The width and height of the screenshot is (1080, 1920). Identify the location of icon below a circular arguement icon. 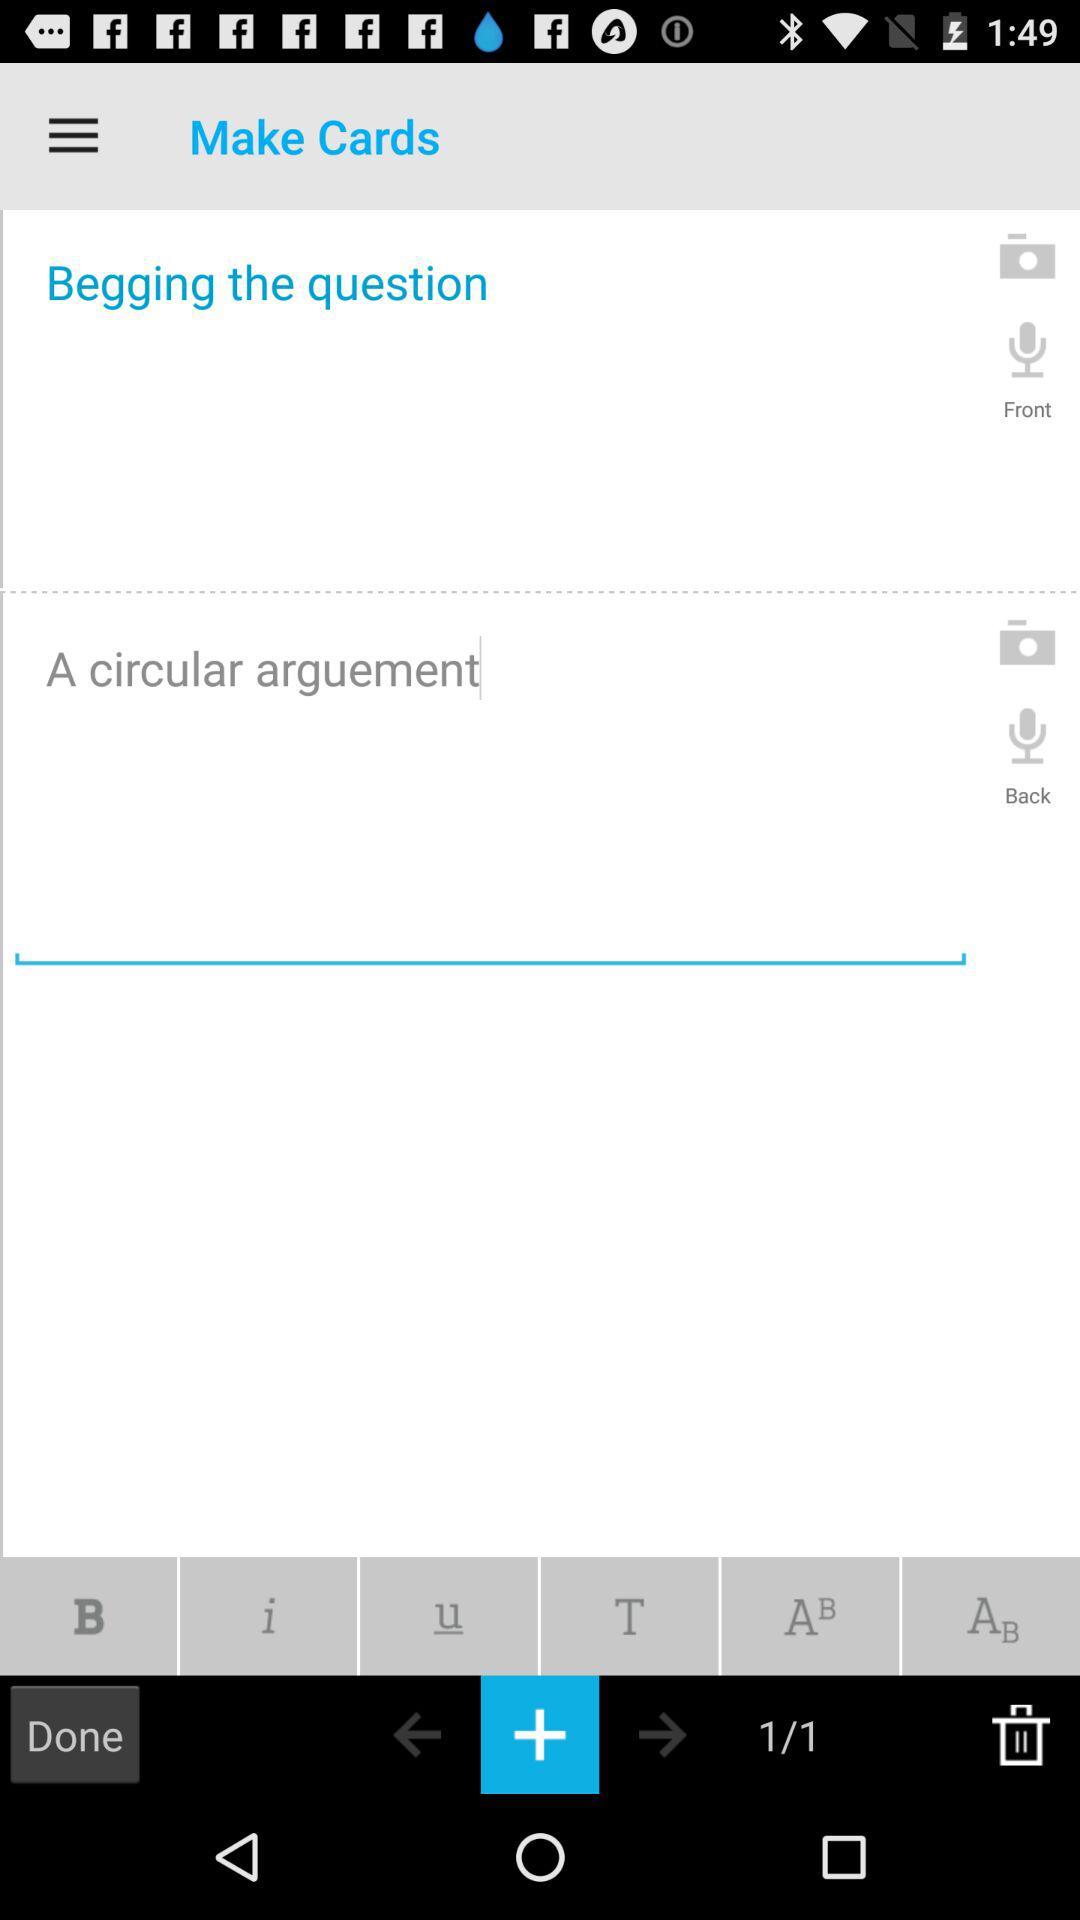
(810, 1616).